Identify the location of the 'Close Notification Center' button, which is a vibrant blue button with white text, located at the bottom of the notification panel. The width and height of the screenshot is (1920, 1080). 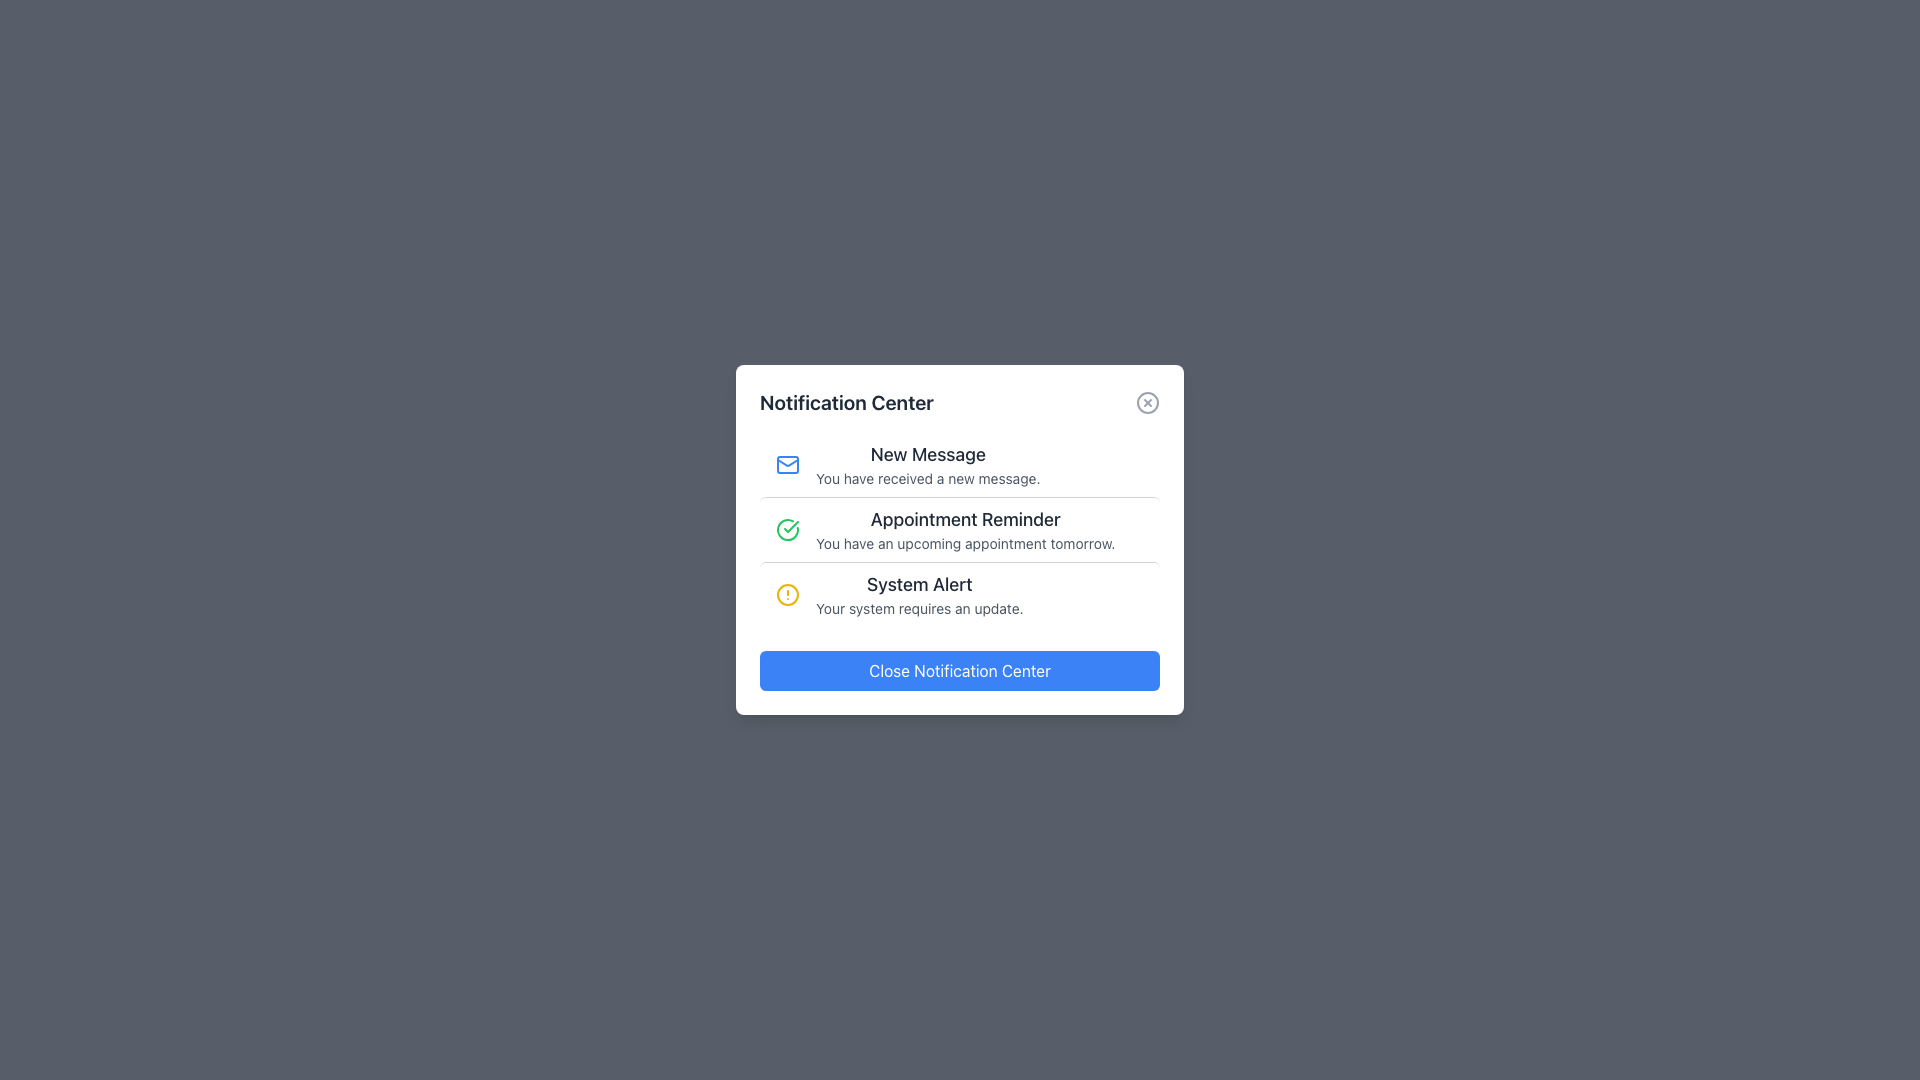
(960, 671).